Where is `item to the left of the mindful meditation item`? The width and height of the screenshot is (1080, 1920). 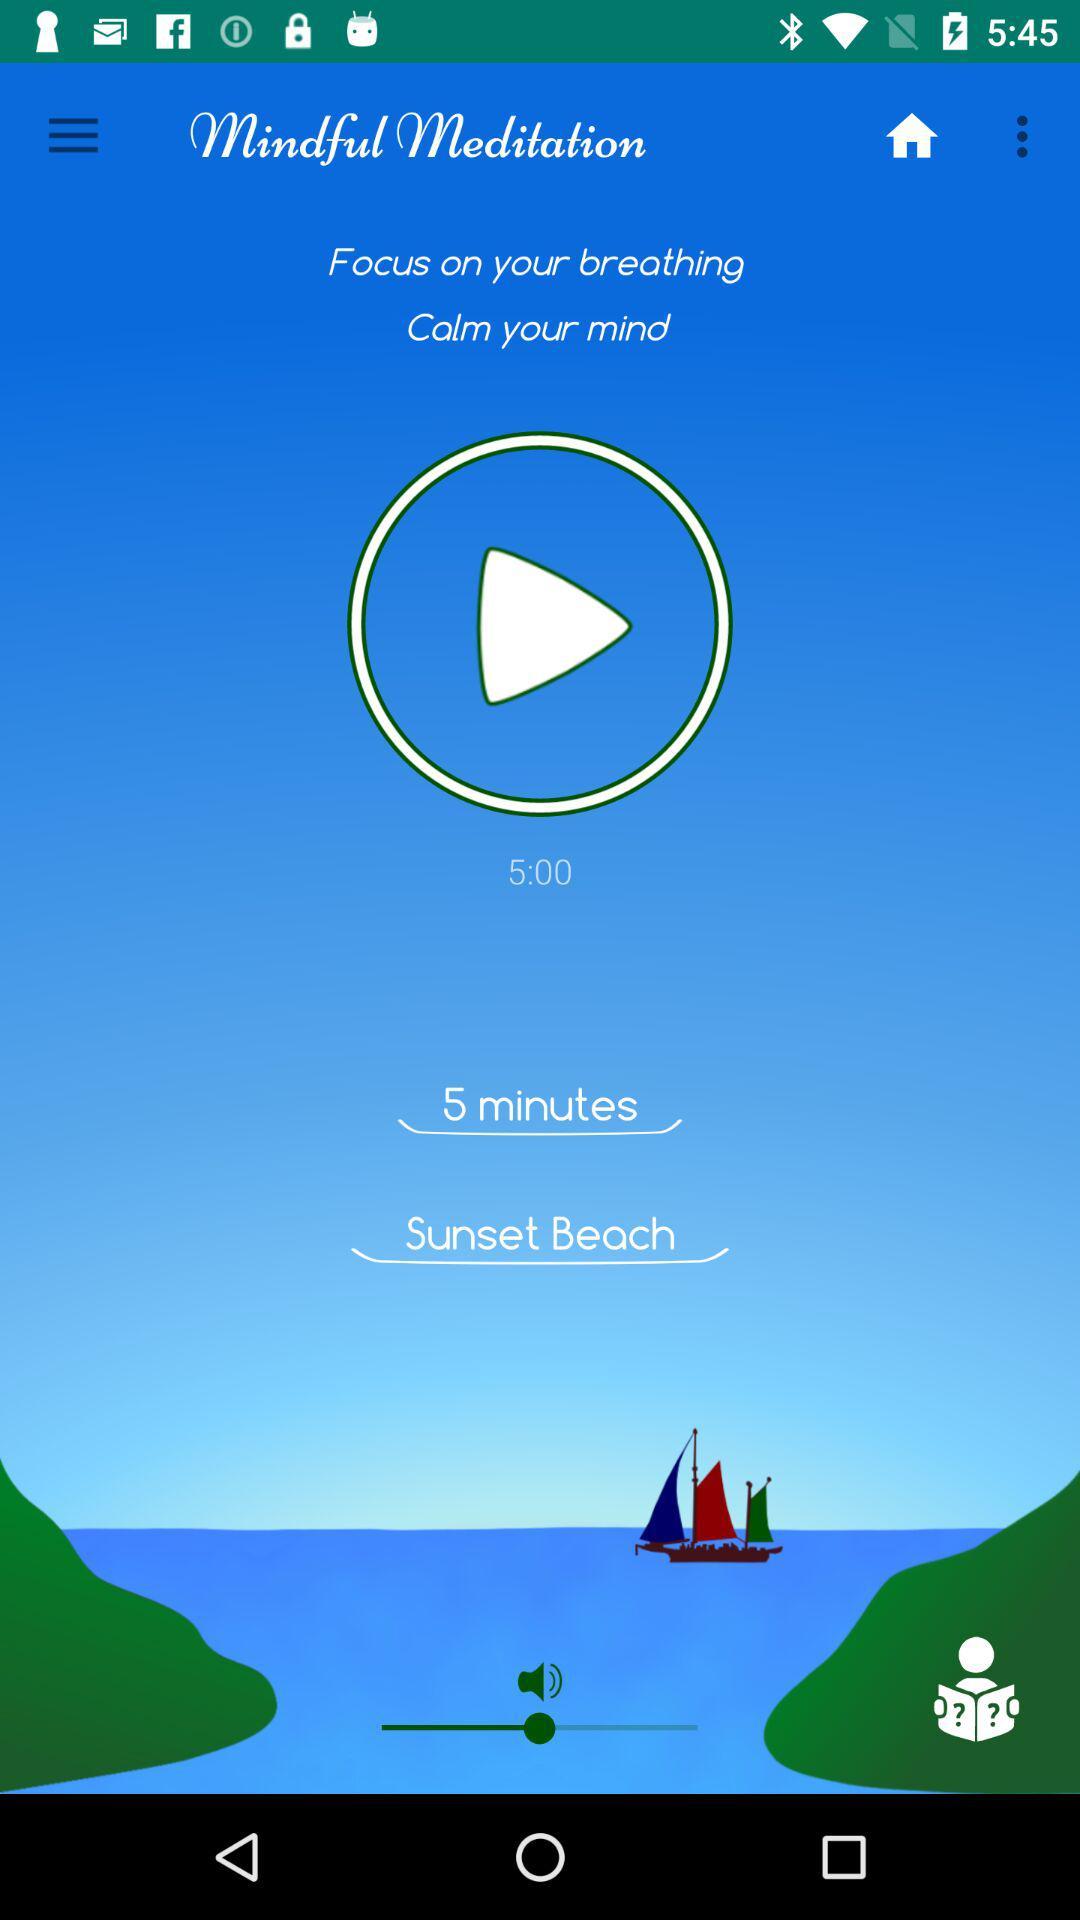
item to the left of the mindful meditation item is located at coordinates (72, 135).